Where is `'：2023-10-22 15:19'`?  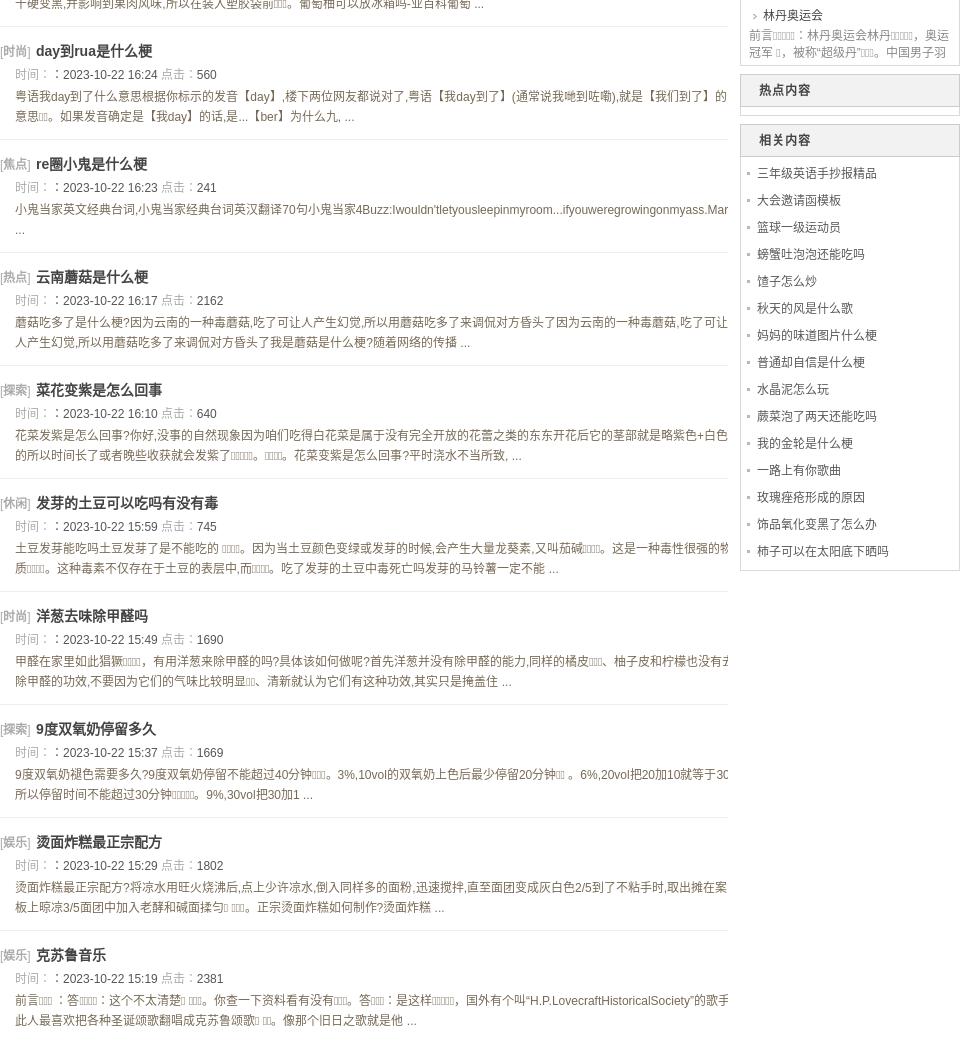
'：2023-10-22 15:19' is located at coordinates (103, 978).